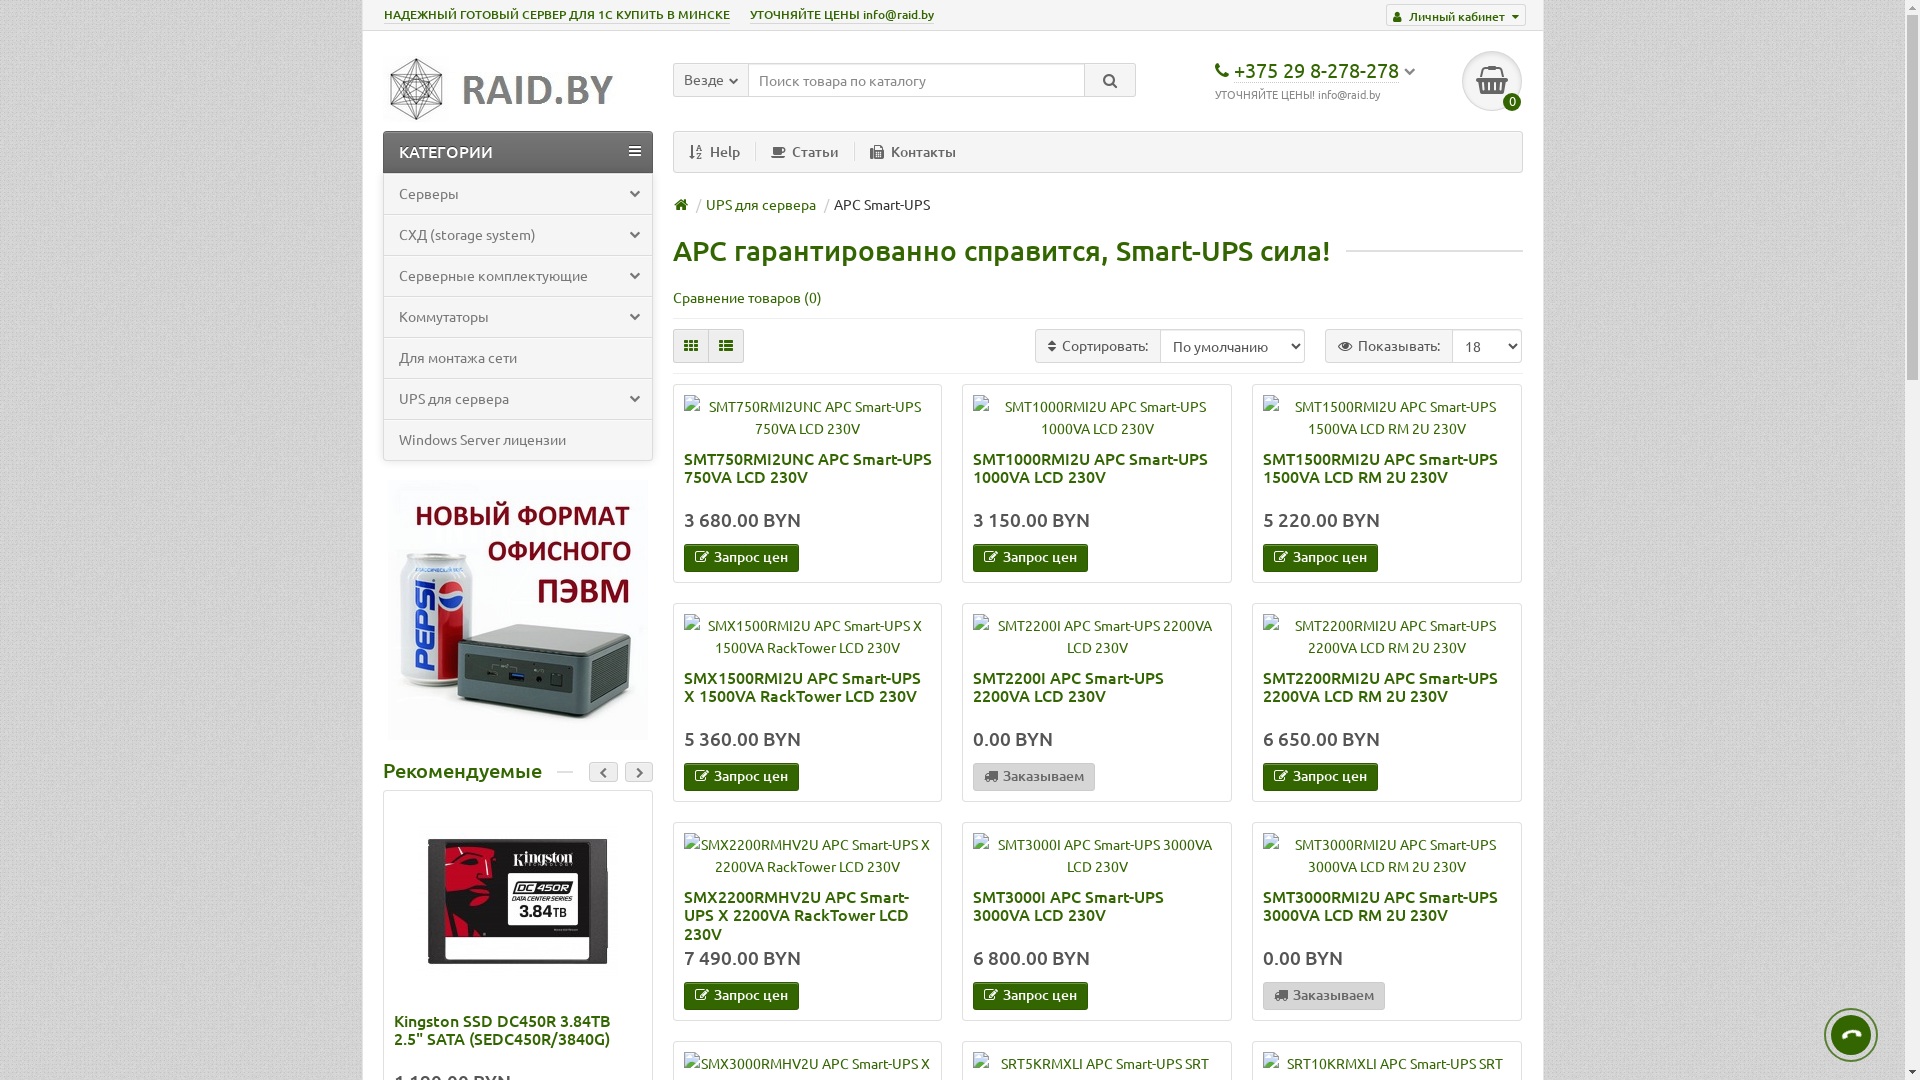 Image resolution: width=1920 pixels, height=1080 pixels. I want to click on 'SMX1500RMI2U APC Smart-UPS X 1500VA RackTower LCD 230V', so click(807, 694).